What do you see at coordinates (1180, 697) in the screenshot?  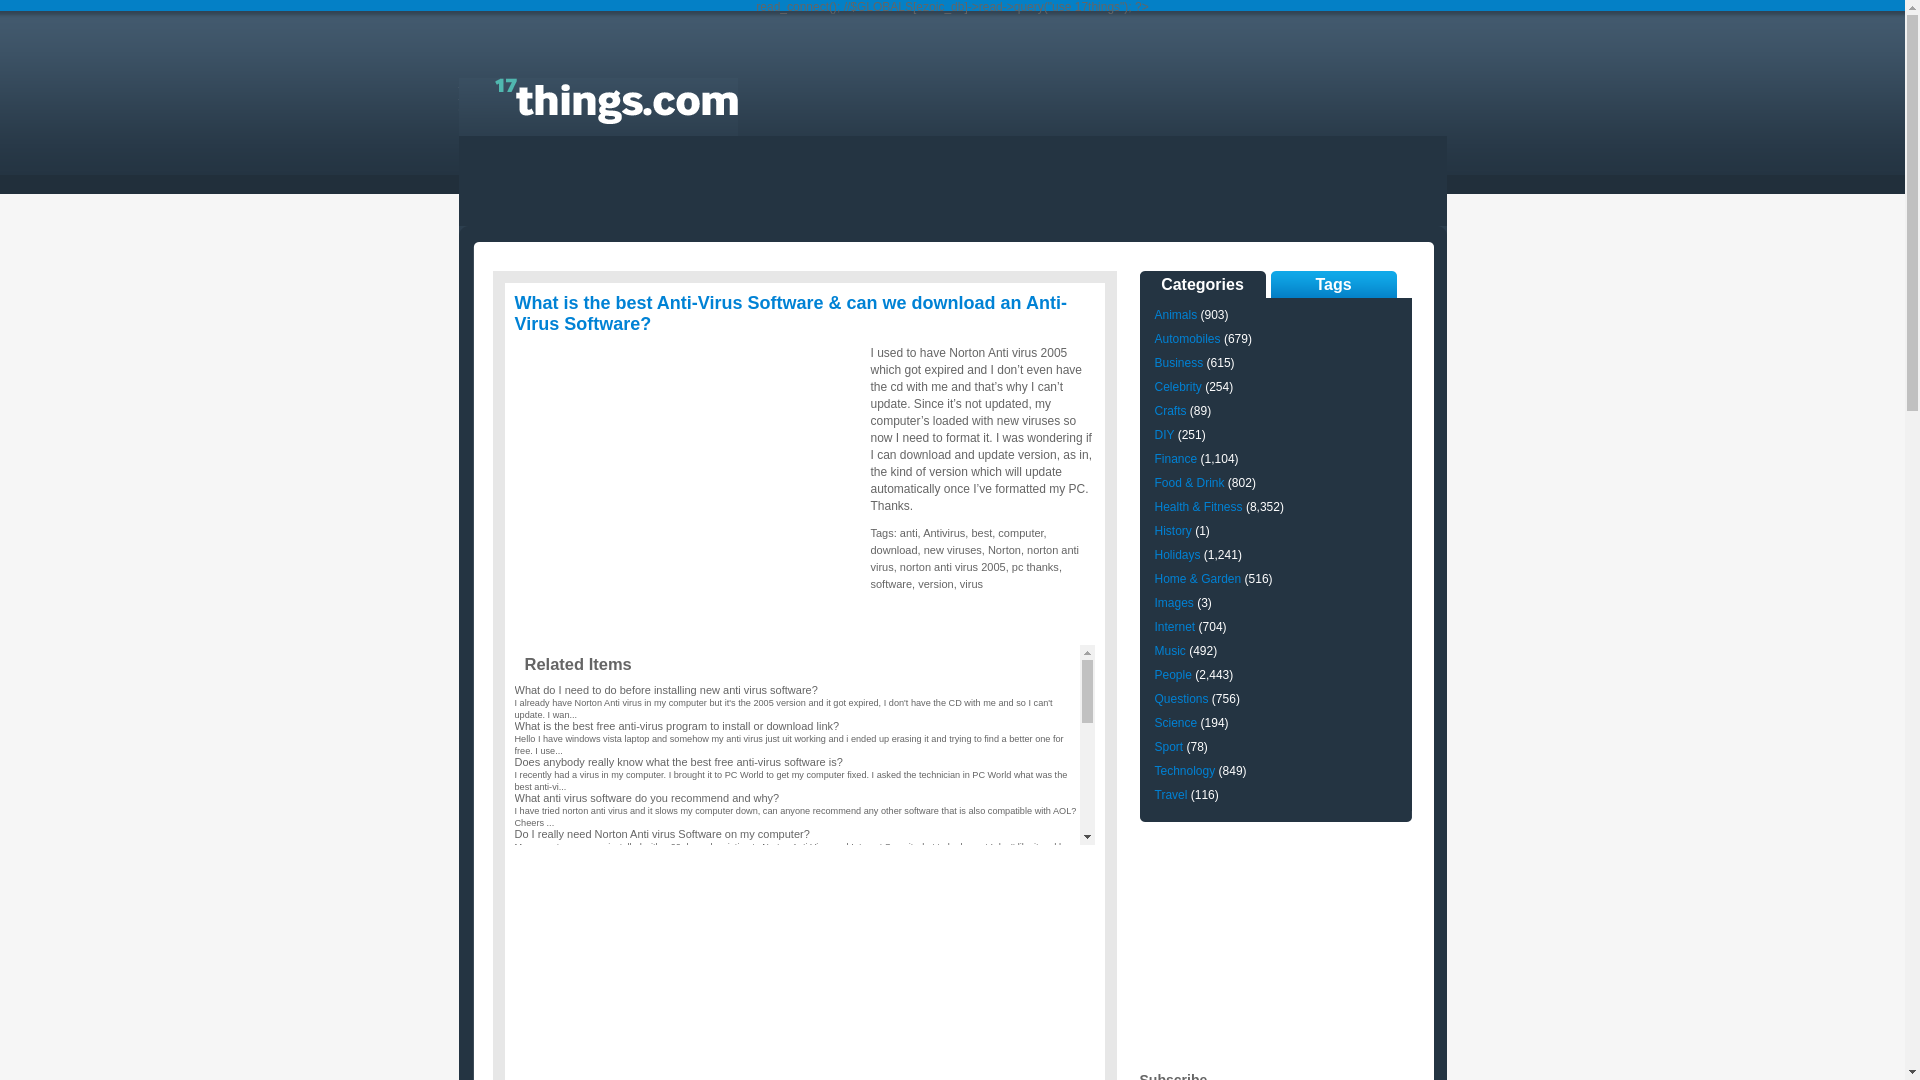 I see `'Questions'` at bounding box center [1180, 697].